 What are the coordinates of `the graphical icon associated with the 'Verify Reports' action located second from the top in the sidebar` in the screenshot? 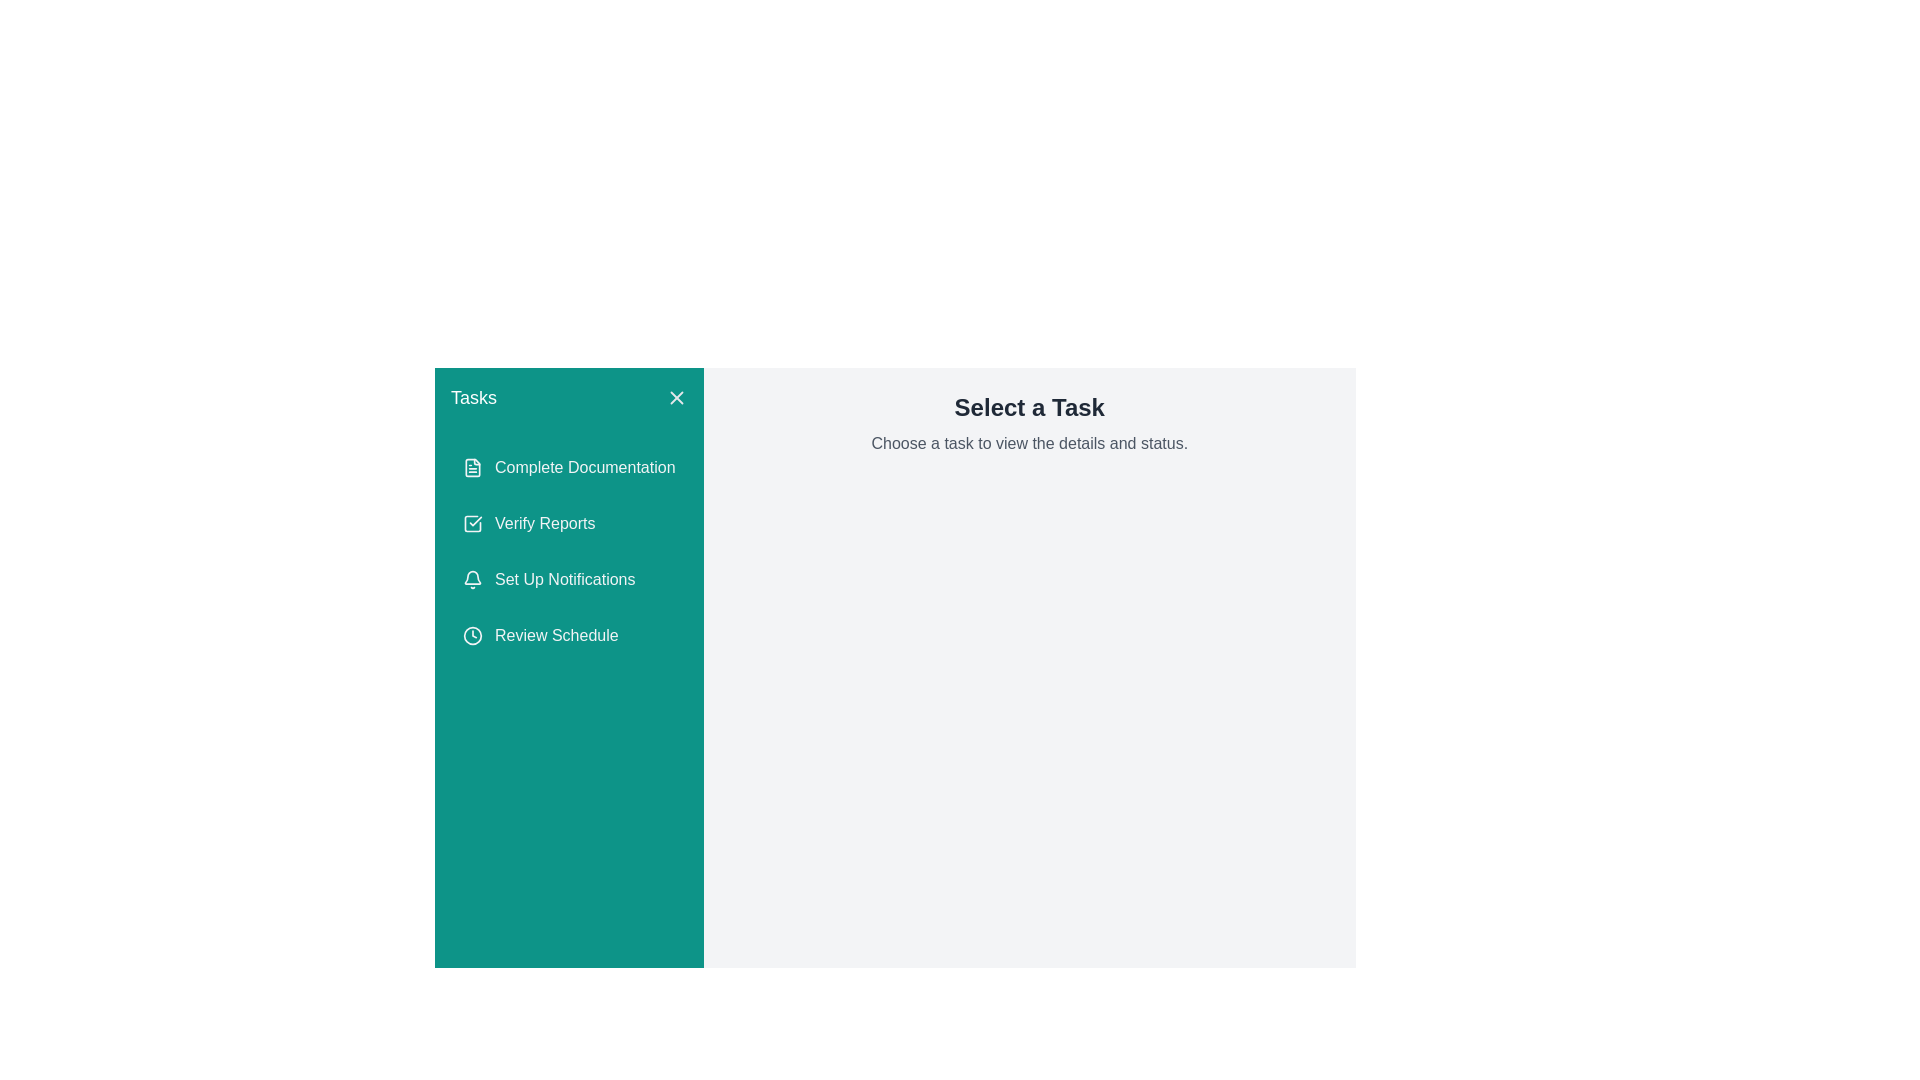 It's located at (472, 523).